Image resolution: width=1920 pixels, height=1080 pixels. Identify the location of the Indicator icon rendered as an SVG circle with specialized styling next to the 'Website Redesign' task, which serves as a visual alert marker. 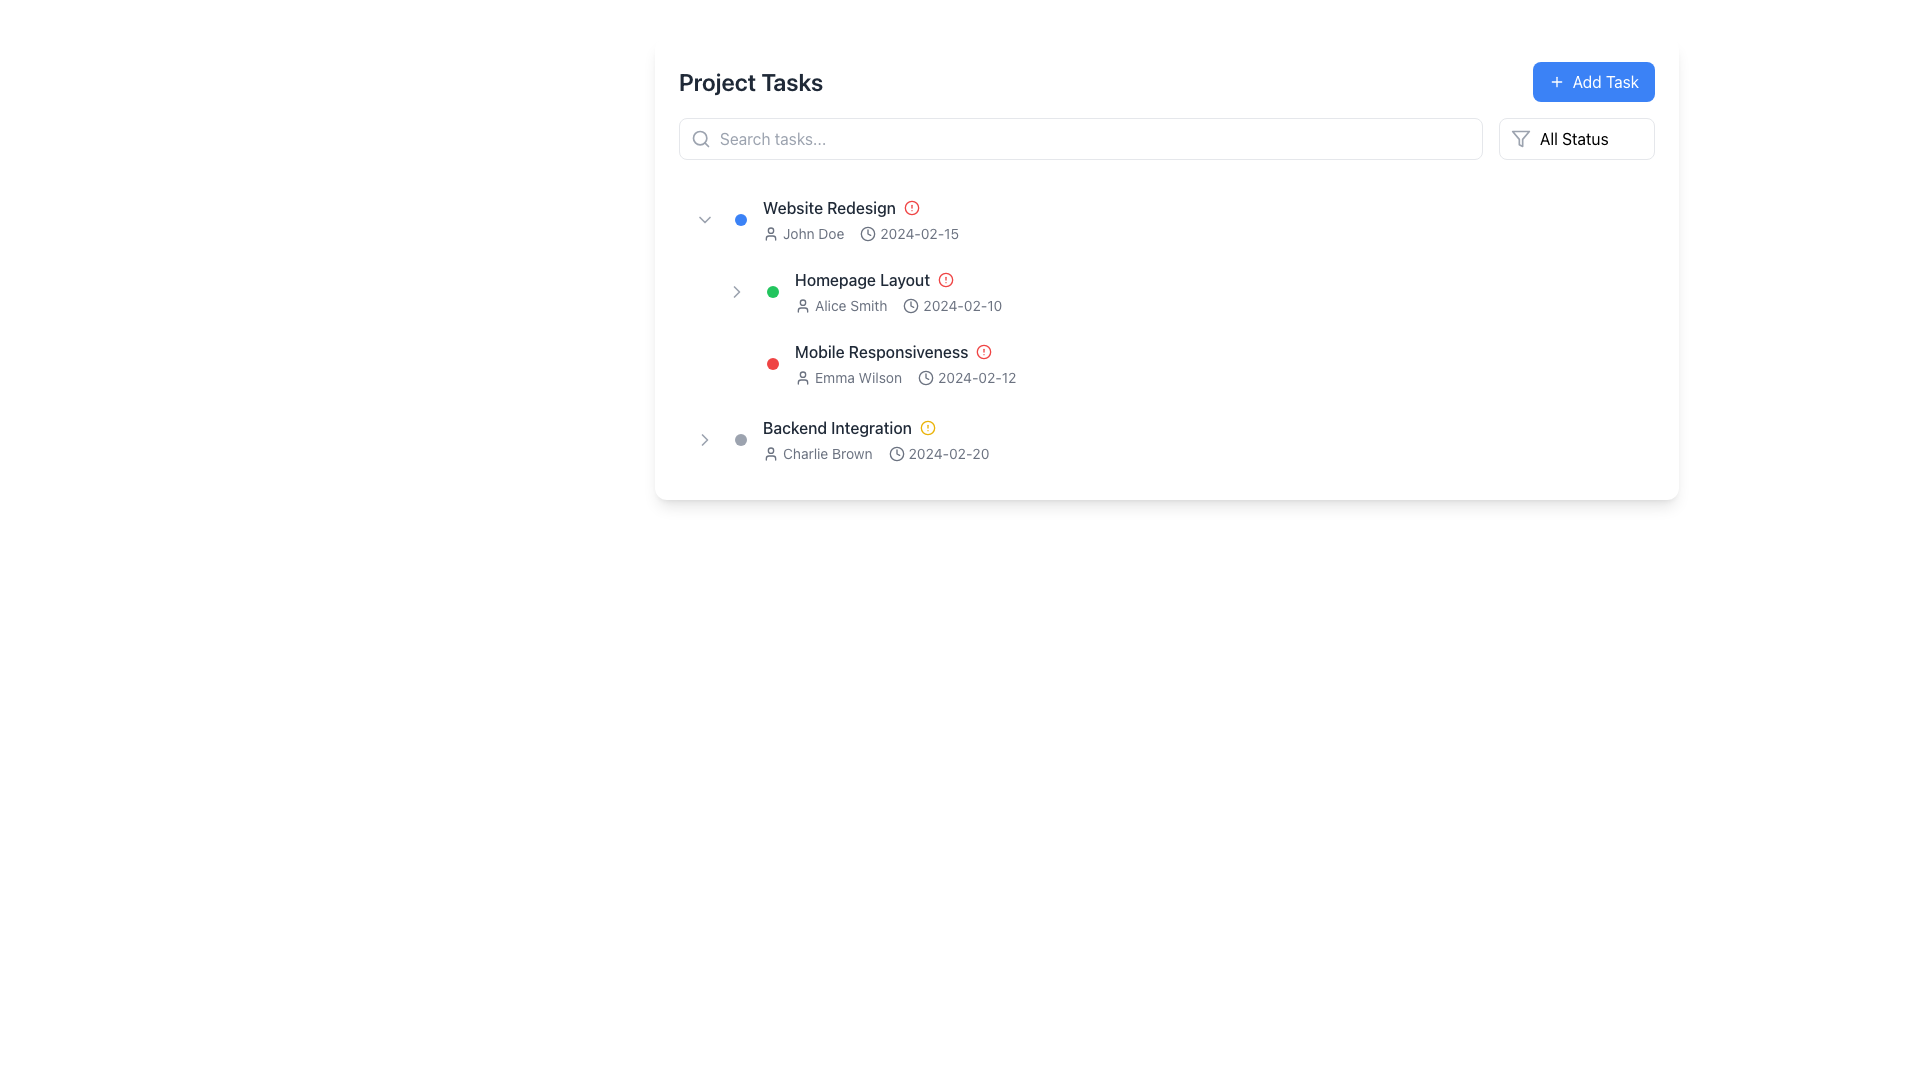
(926, 427).